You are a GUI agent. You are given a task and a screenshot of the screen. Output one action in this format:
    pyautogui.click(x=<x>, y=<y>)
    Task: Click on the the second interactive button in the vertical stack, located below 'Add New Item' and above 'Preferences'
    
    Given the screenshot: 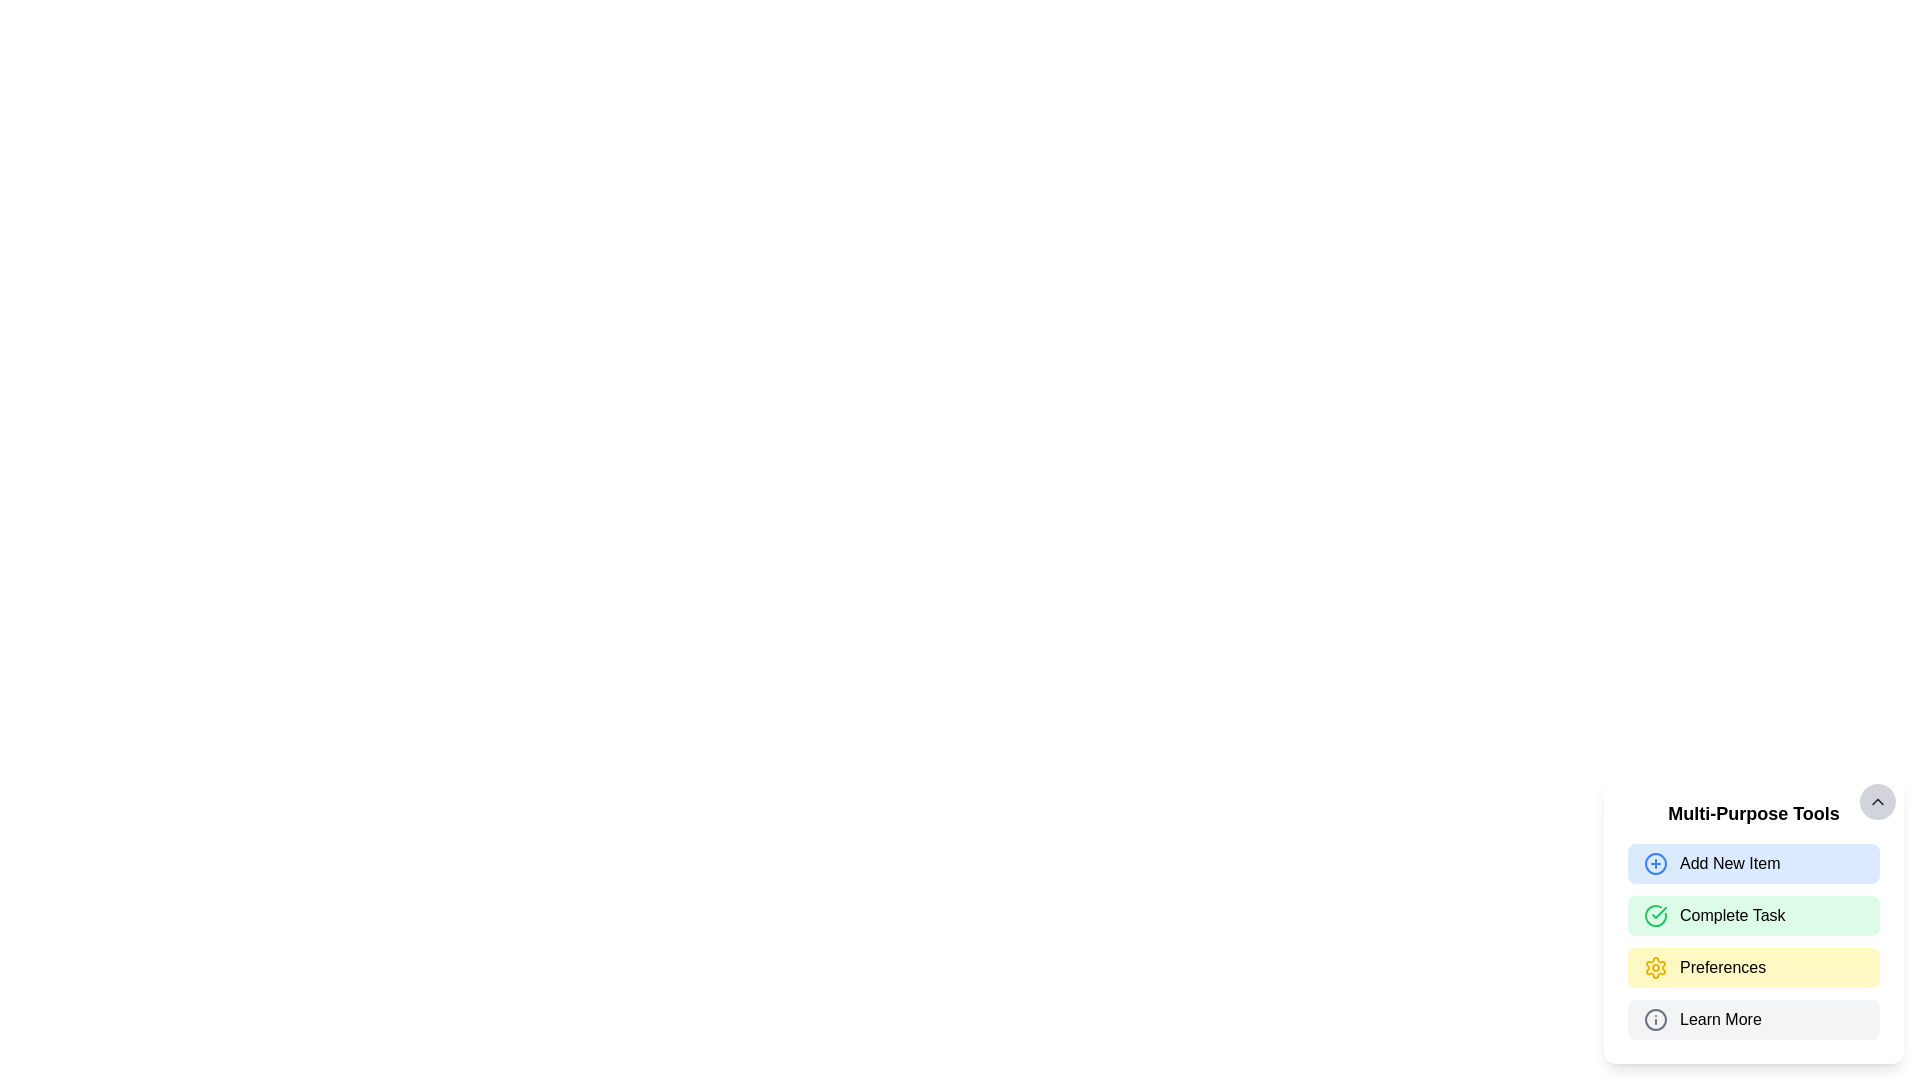 What is the action you would take?
    pyautogui.click(x=1752, y=915)
    